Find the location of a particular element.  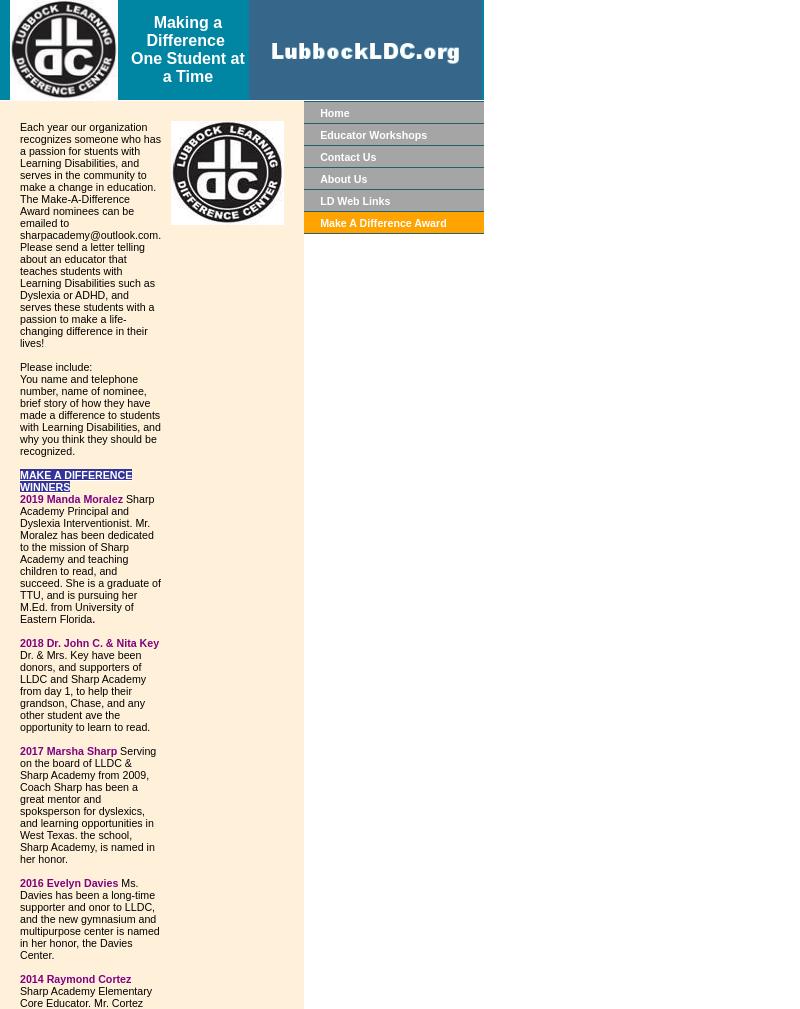

'Home' is located at coordinates (334, 110).